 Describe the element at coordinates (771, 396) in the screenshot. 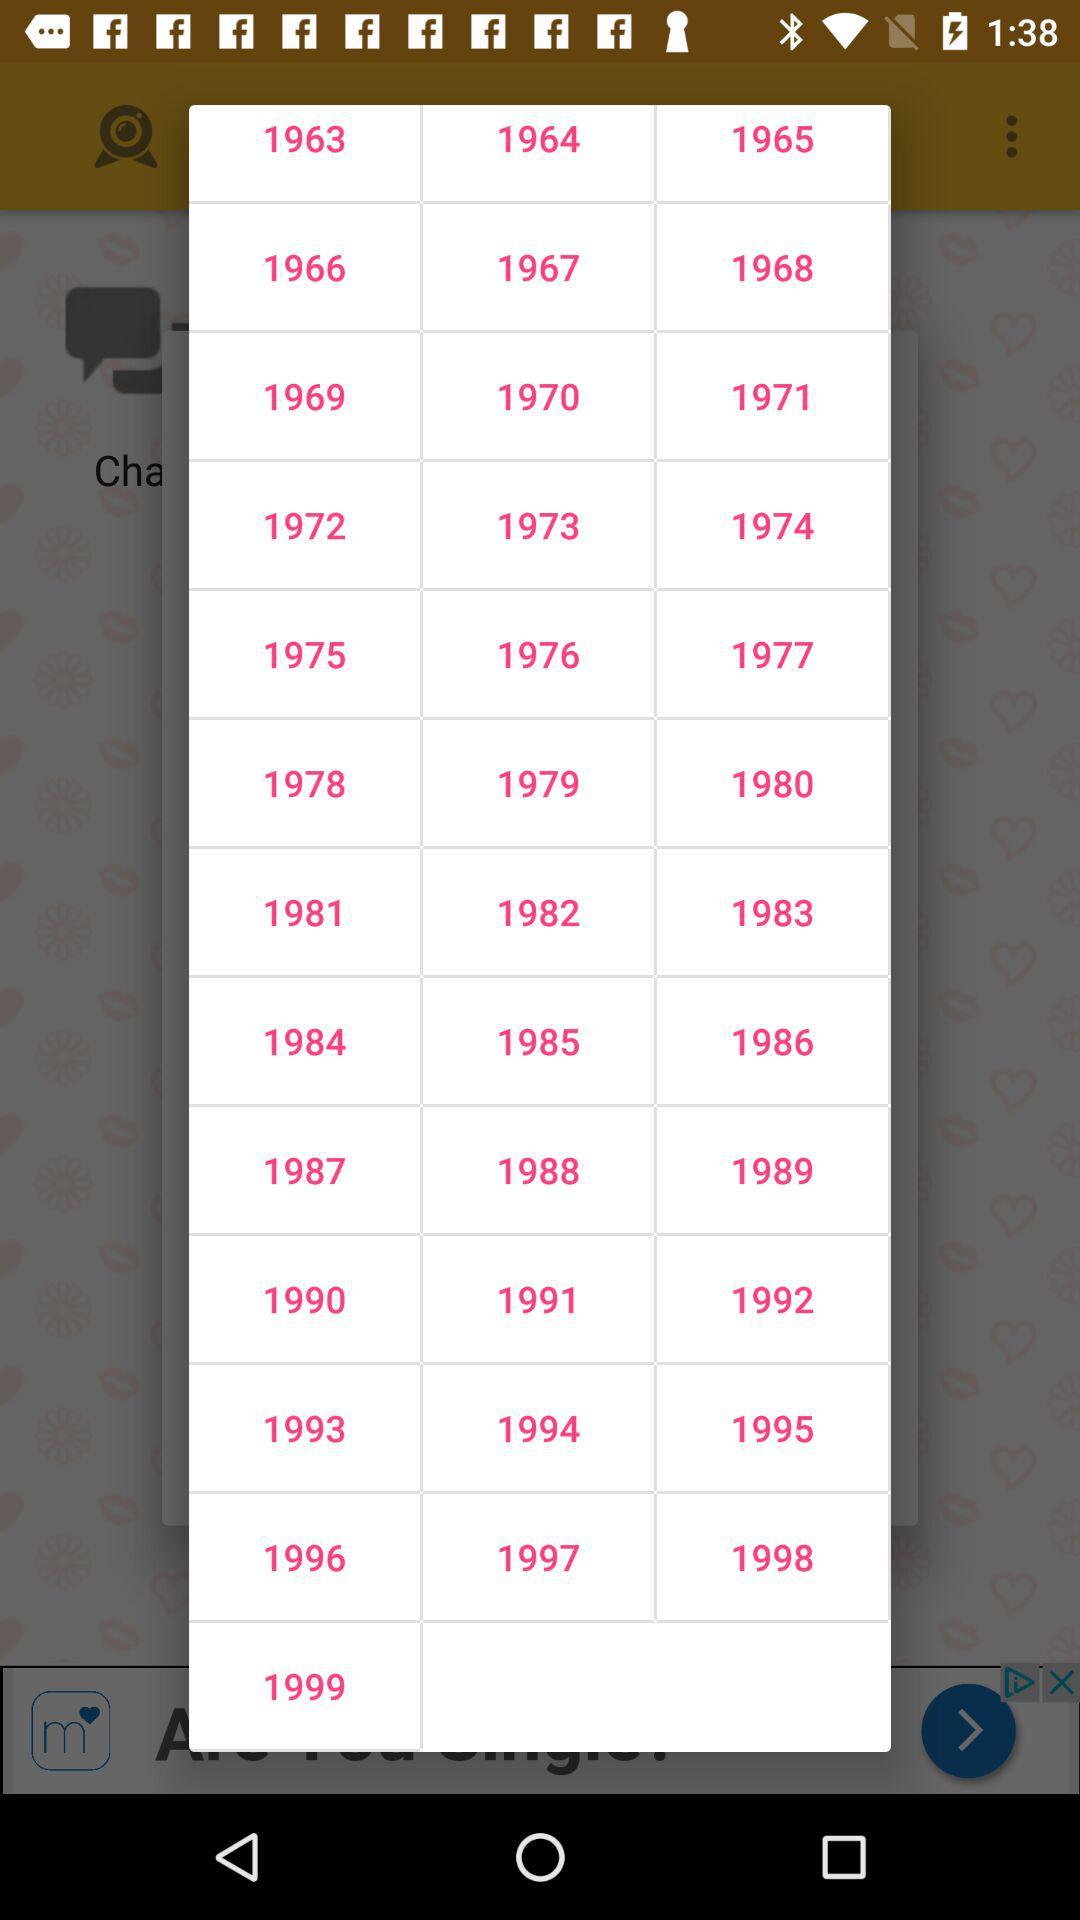

I see `the icon below the 1967` at that location.